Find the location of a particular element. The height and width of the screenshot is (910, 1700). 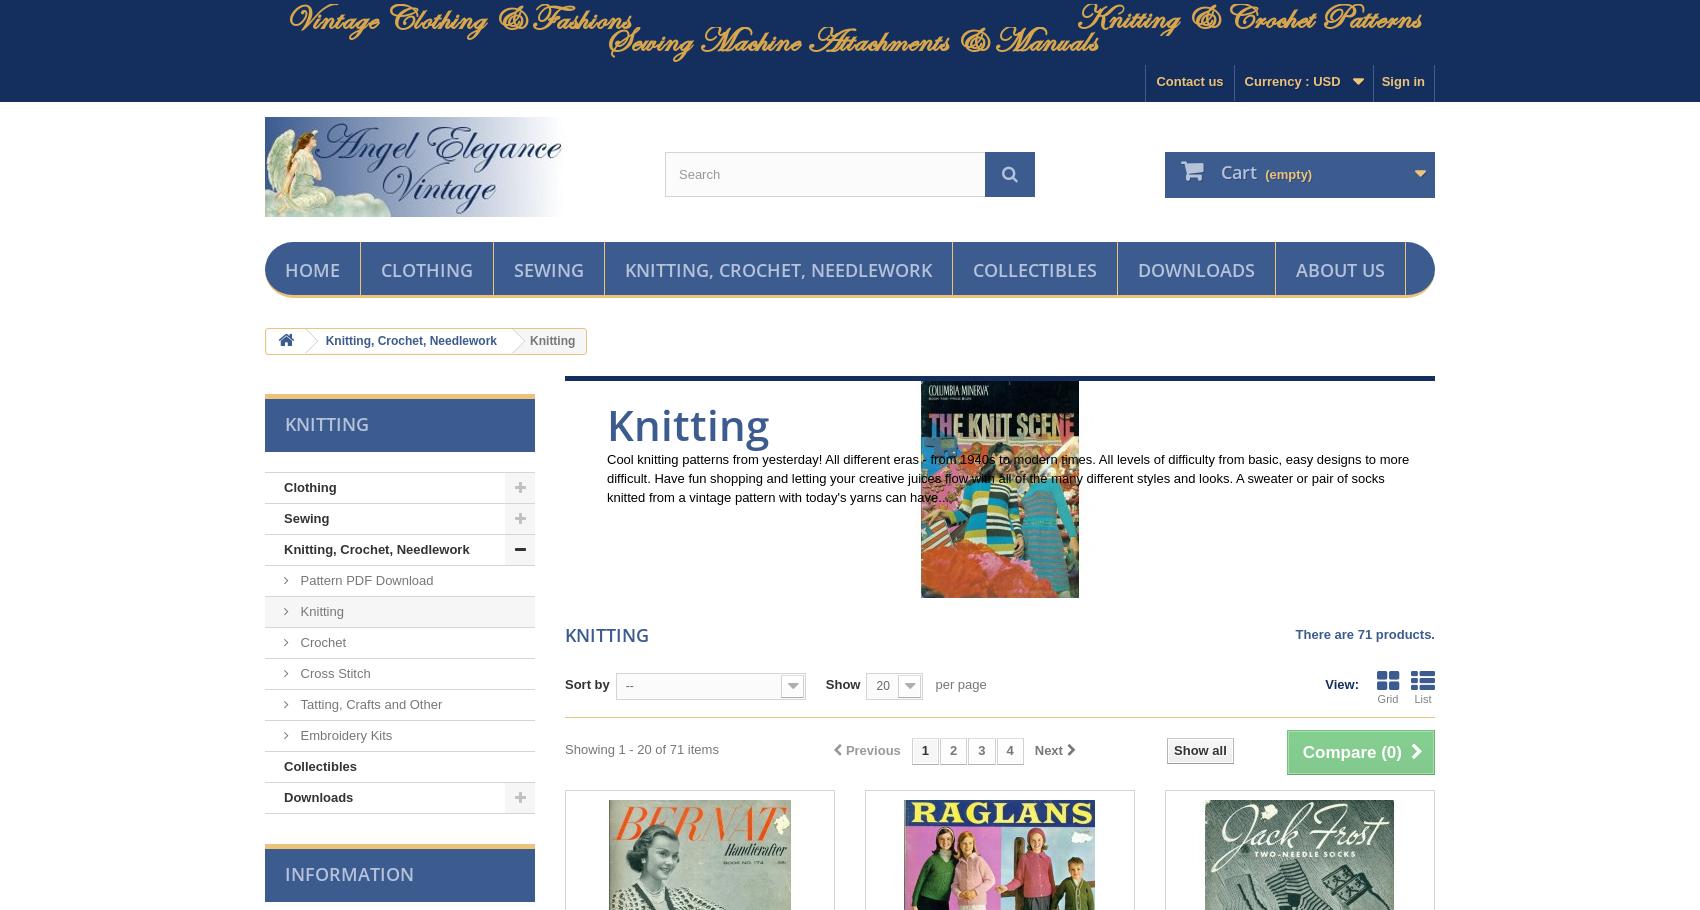

'Grid' is located at coordinates (1386, 698).